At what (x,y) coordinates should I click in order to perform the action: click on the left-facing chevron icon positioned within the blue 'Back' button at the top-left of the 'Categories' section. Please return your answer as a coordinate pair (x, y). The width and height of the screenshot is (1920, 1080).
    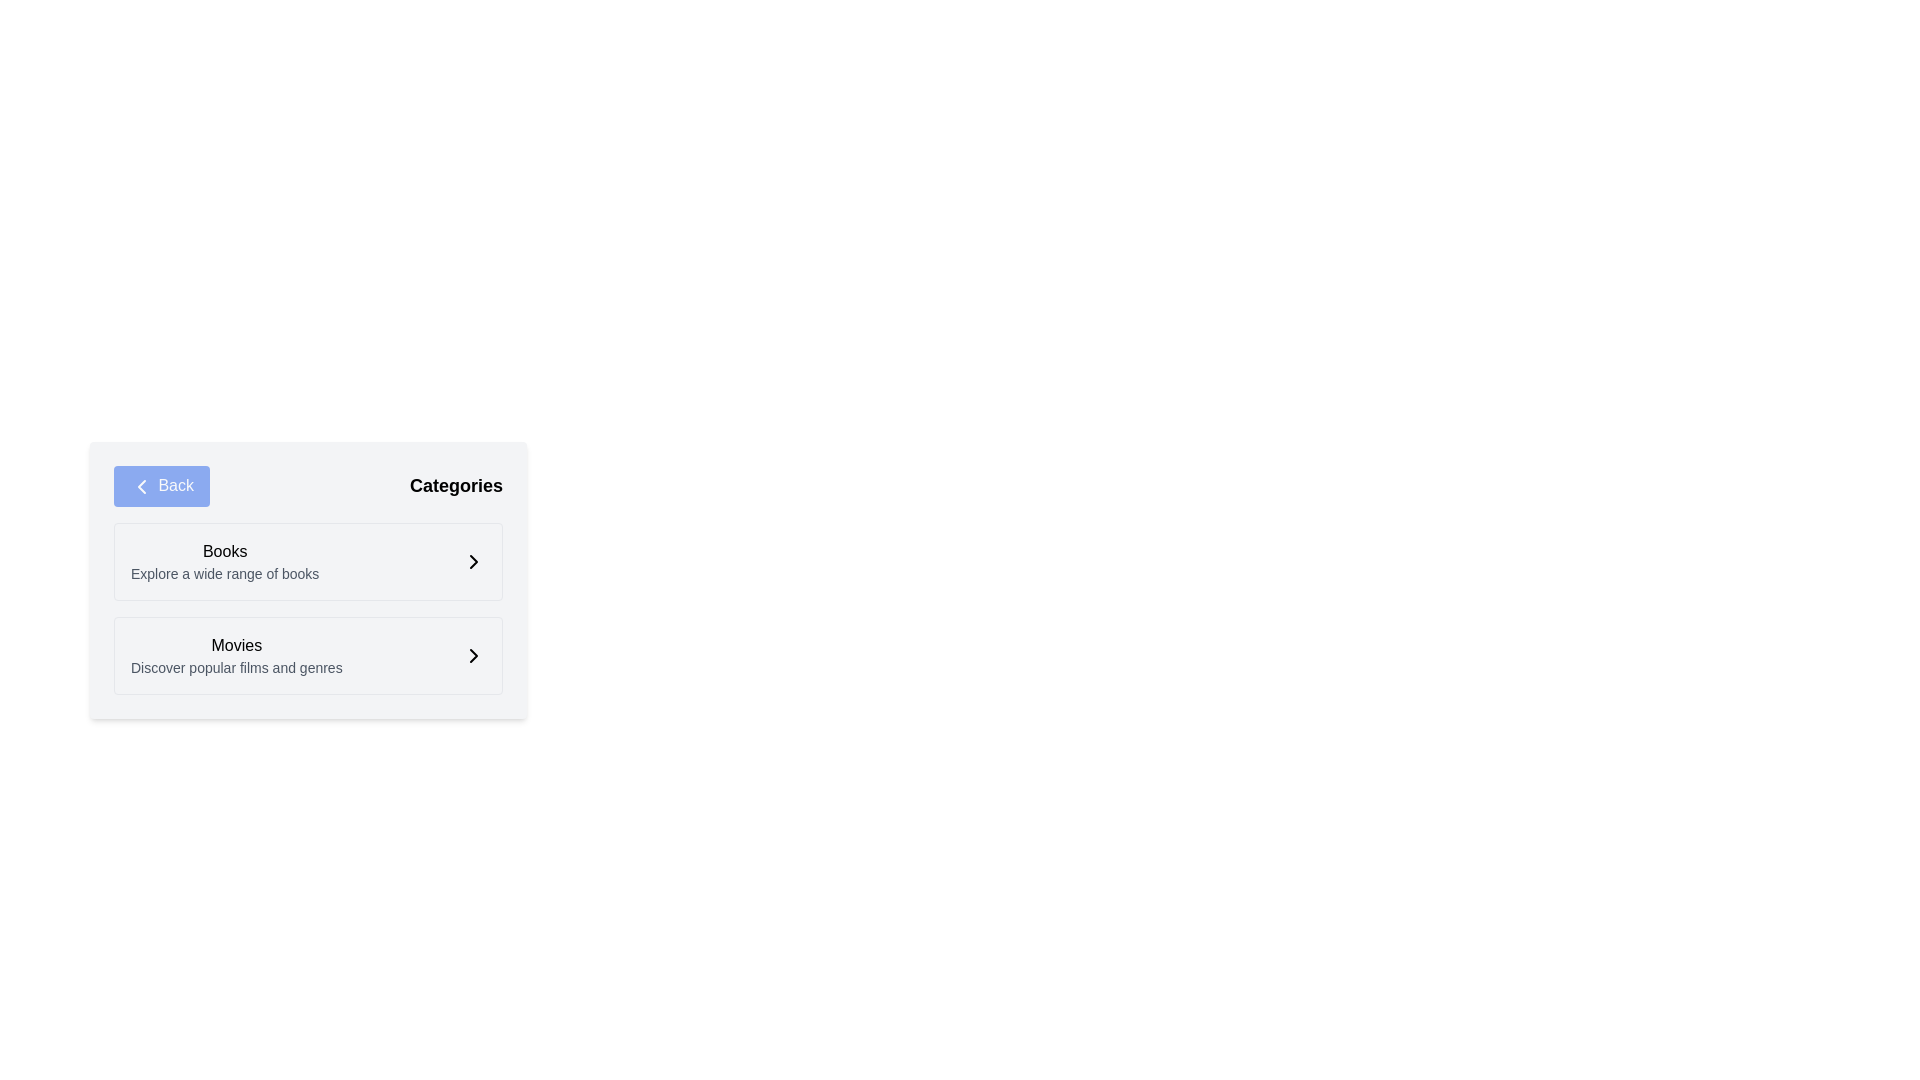
    Looking at the image, I should click on (141, 486).